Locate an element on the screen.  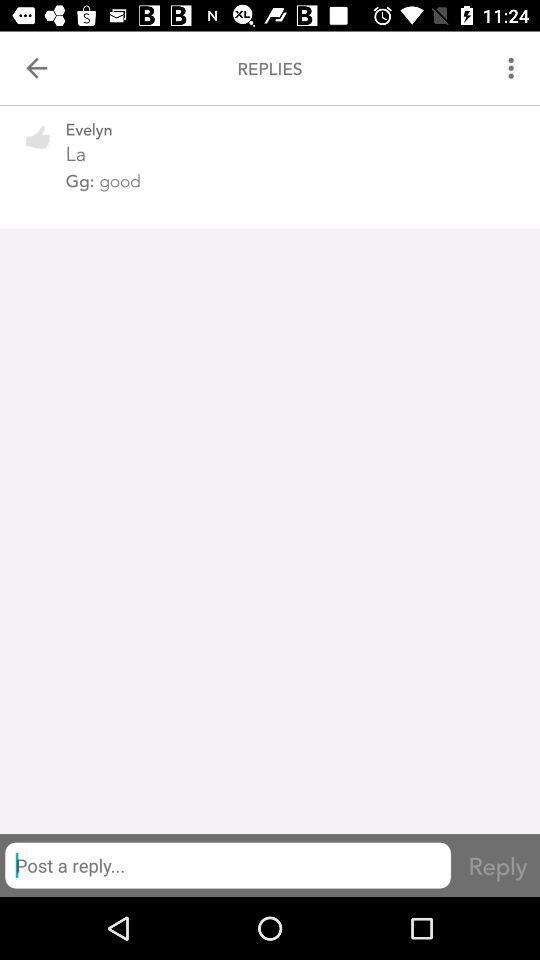
reply text is located at coordinates (226, 864).